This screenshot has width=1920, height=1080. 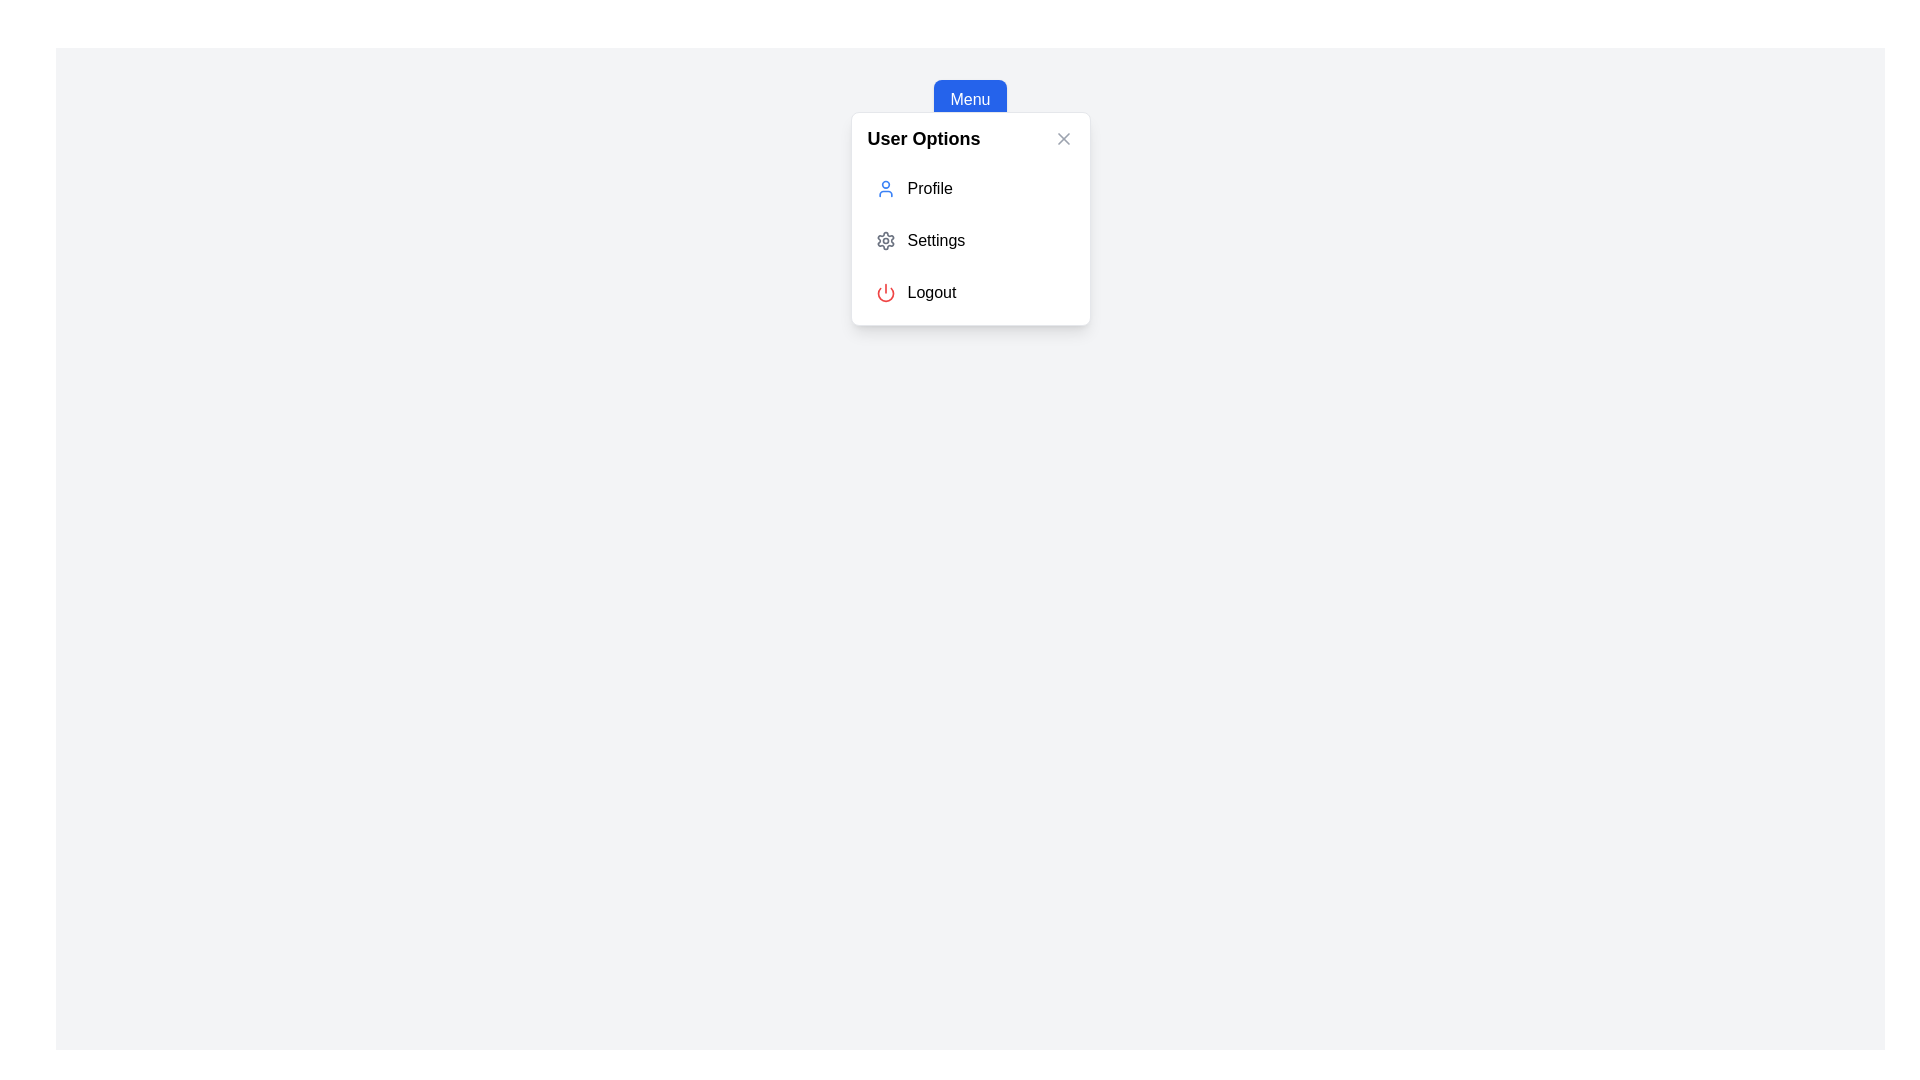 I want to click on the user profile action button located at the top of the 'User Options' menu, so click(x=970, y=189).